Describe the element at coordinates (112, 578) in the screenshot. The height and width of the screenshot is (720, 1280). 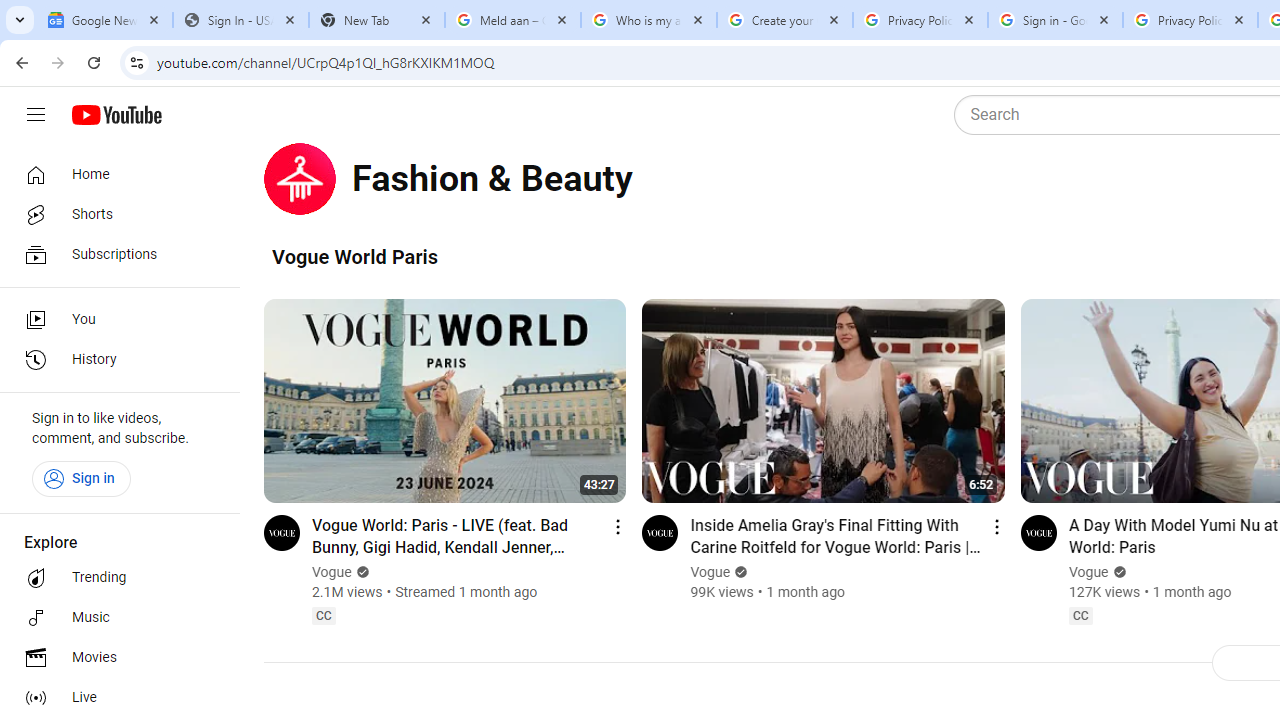
I see `'Trending'` at that location.